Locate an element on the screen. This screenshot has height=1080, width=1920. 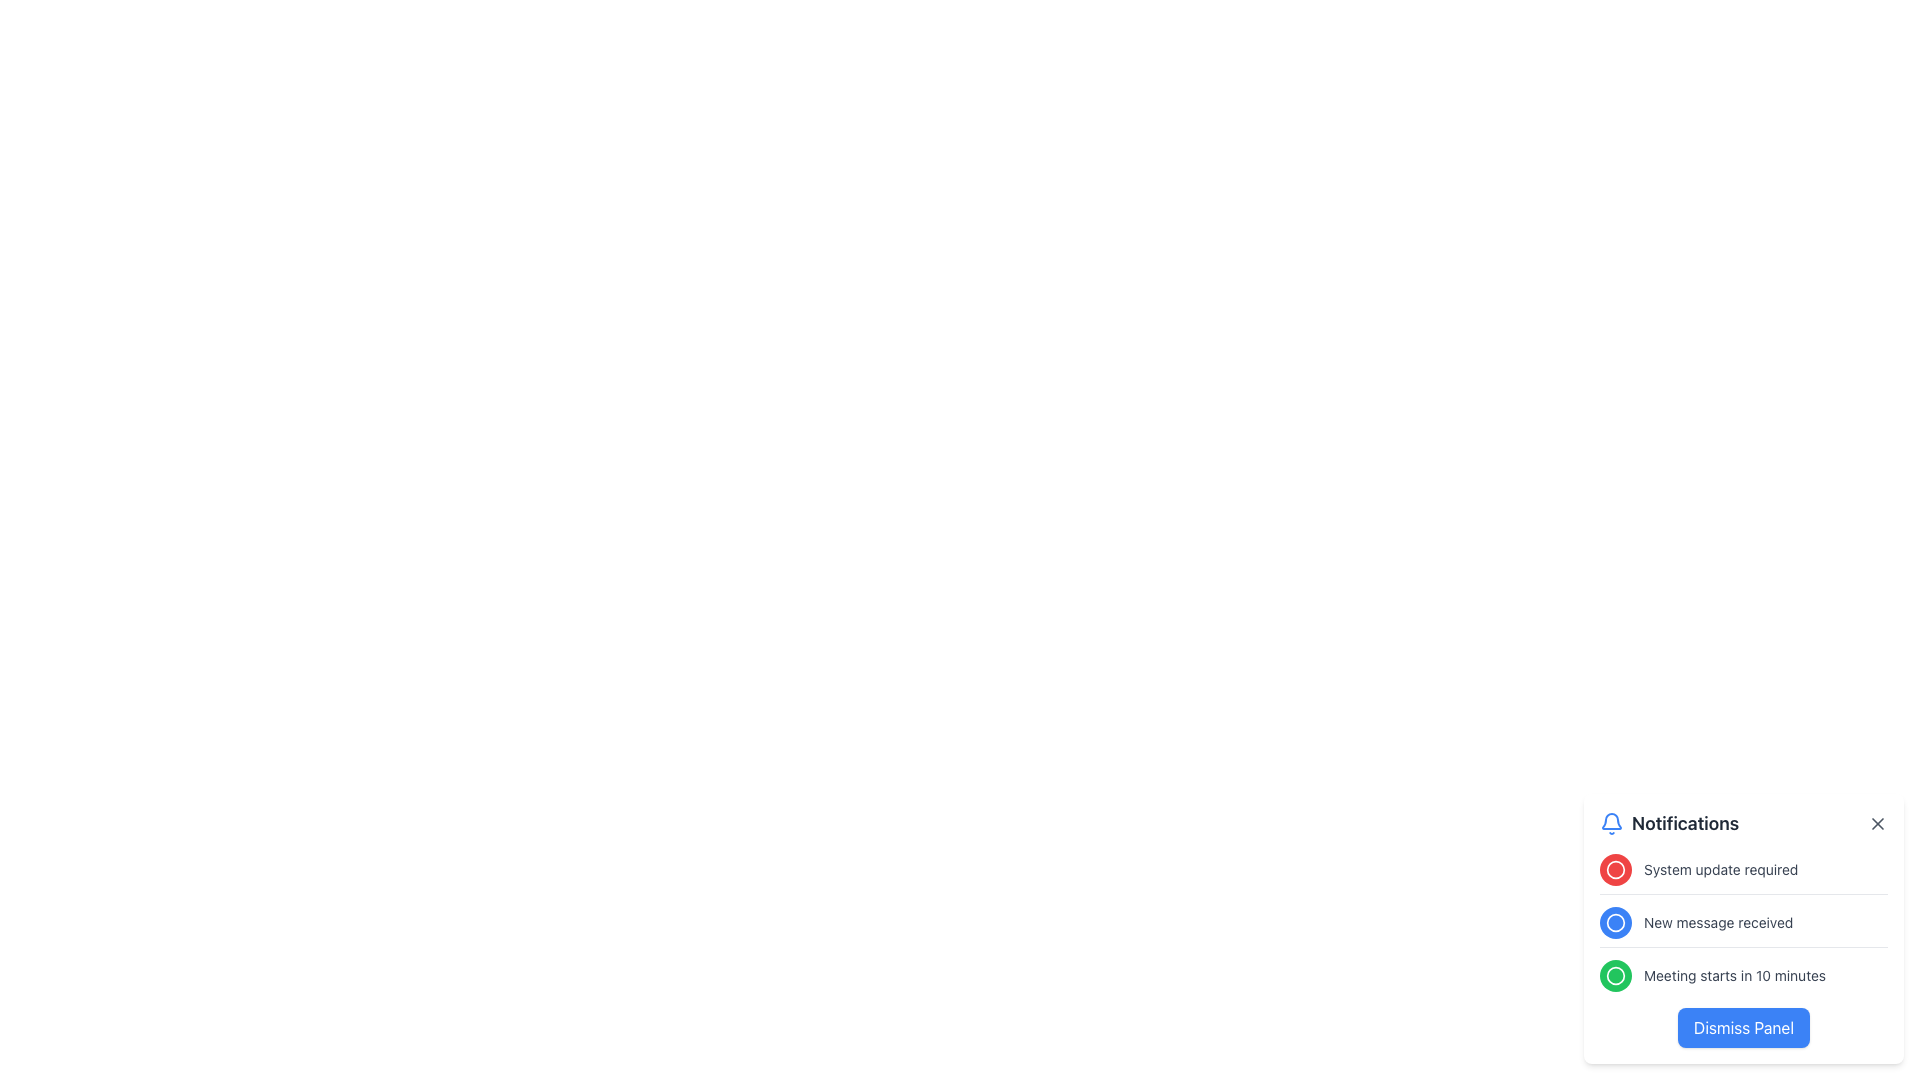
the second notification item in the list, which contains a circular blue icon and the text 'New message received' is located at coordinates (1742, 929).